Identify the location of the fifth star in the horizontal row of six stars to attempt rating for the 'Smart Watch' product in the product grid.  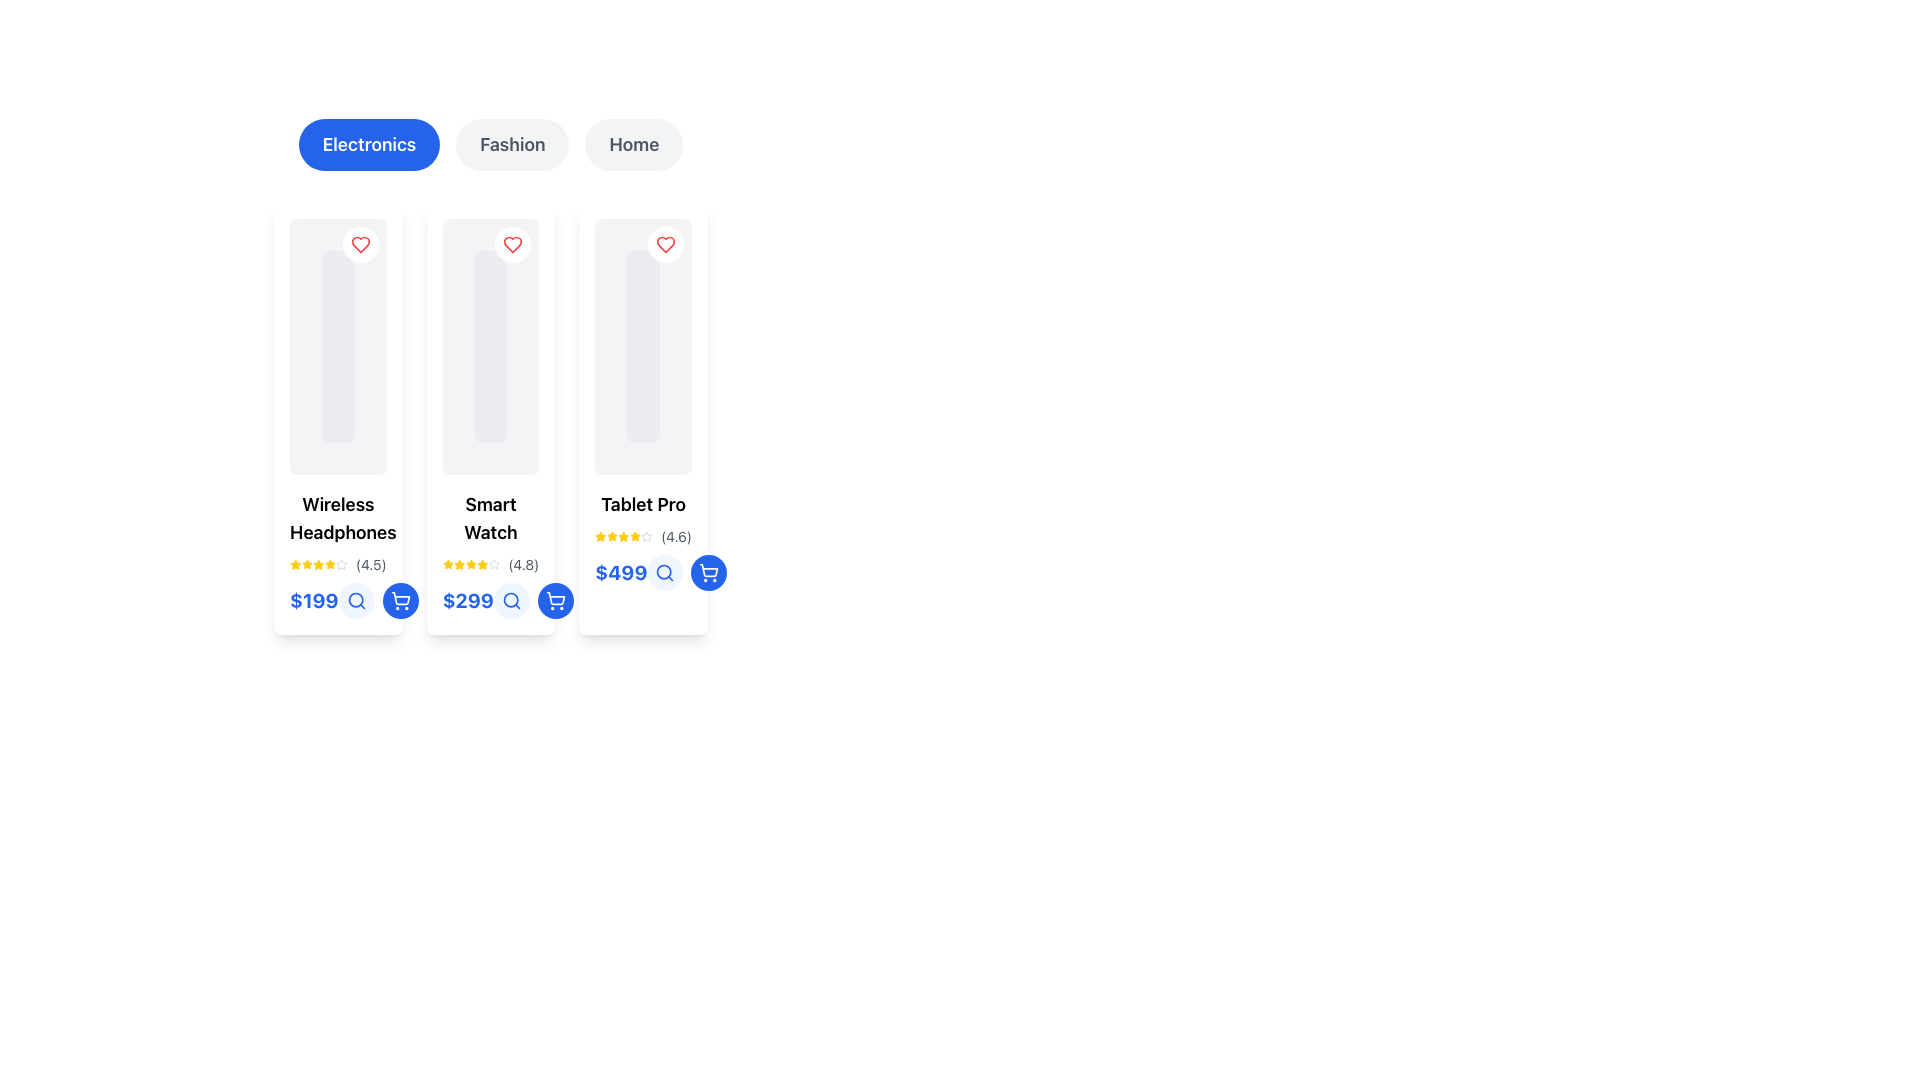
(494, 564).